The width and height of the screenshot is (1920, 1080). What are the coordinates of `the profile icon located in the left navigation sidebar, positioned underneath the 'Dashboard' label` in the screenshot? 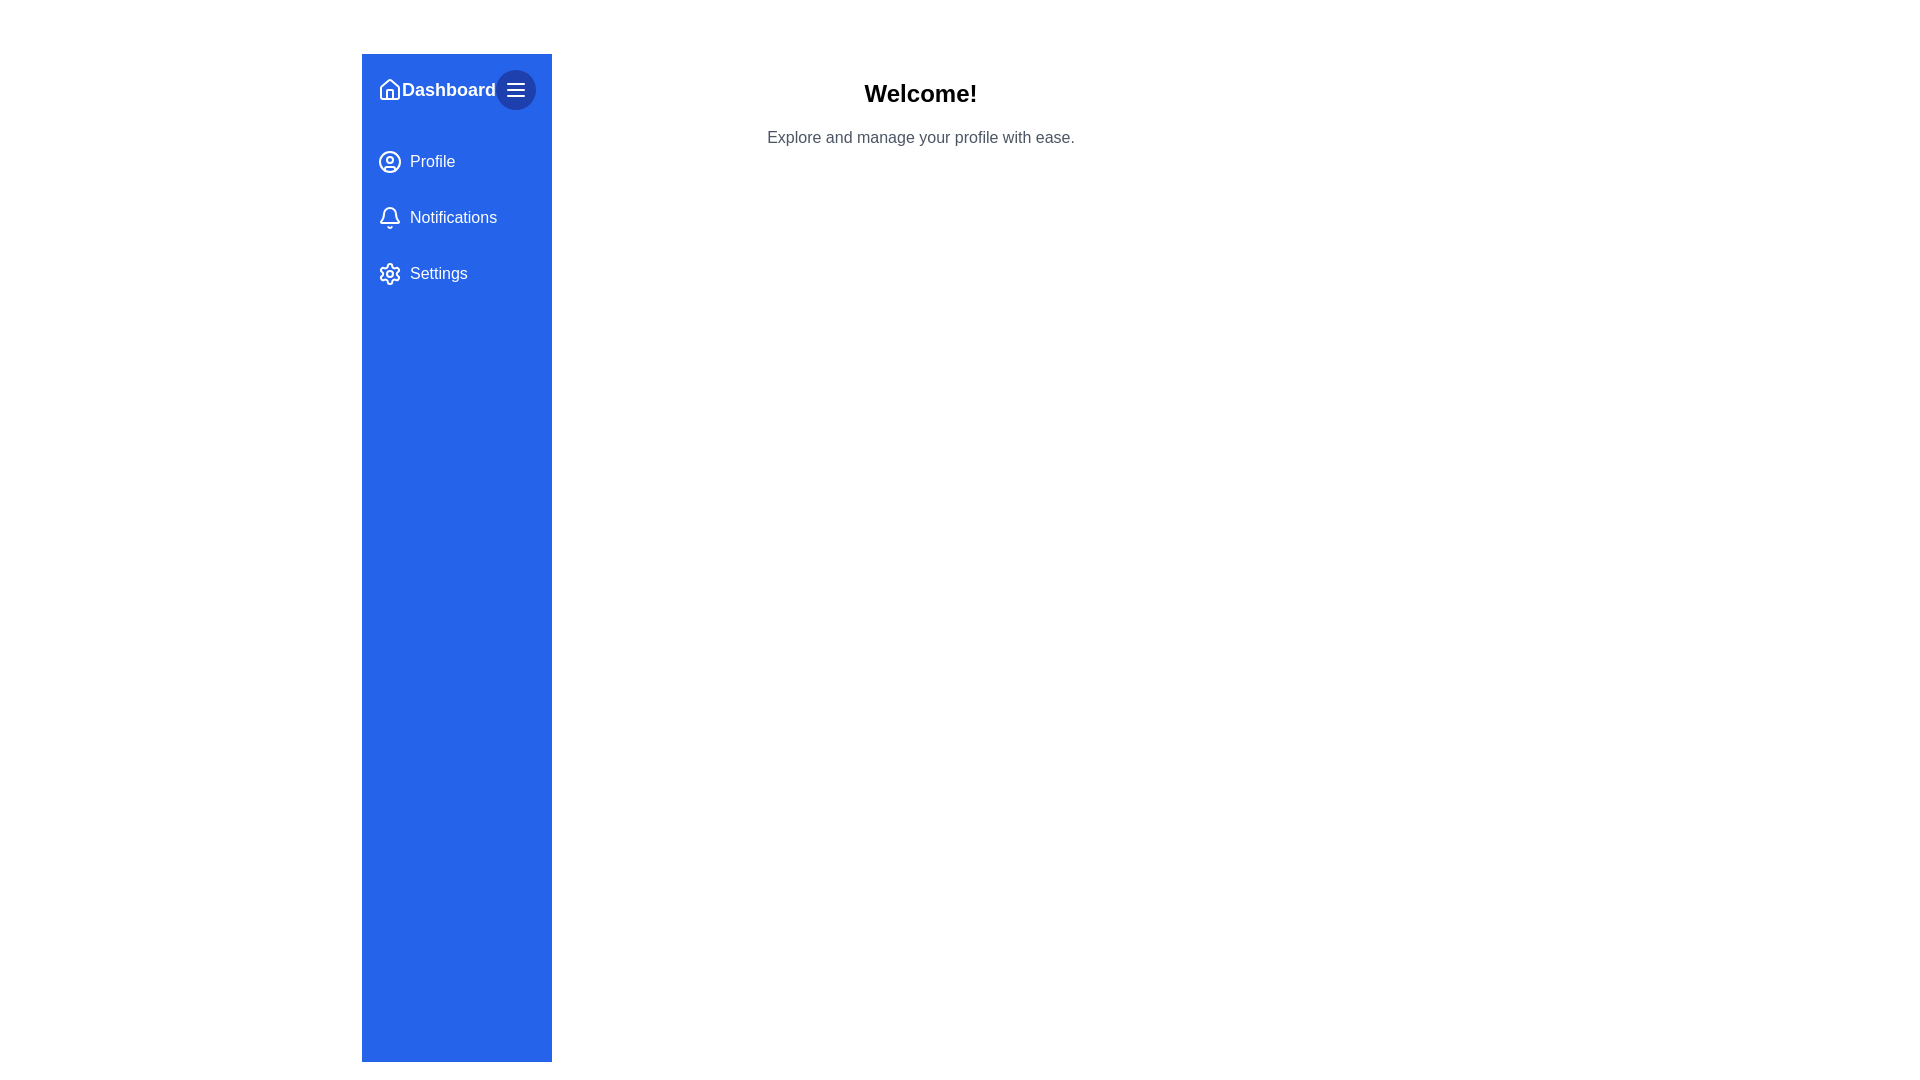 It's located at (389, 161).